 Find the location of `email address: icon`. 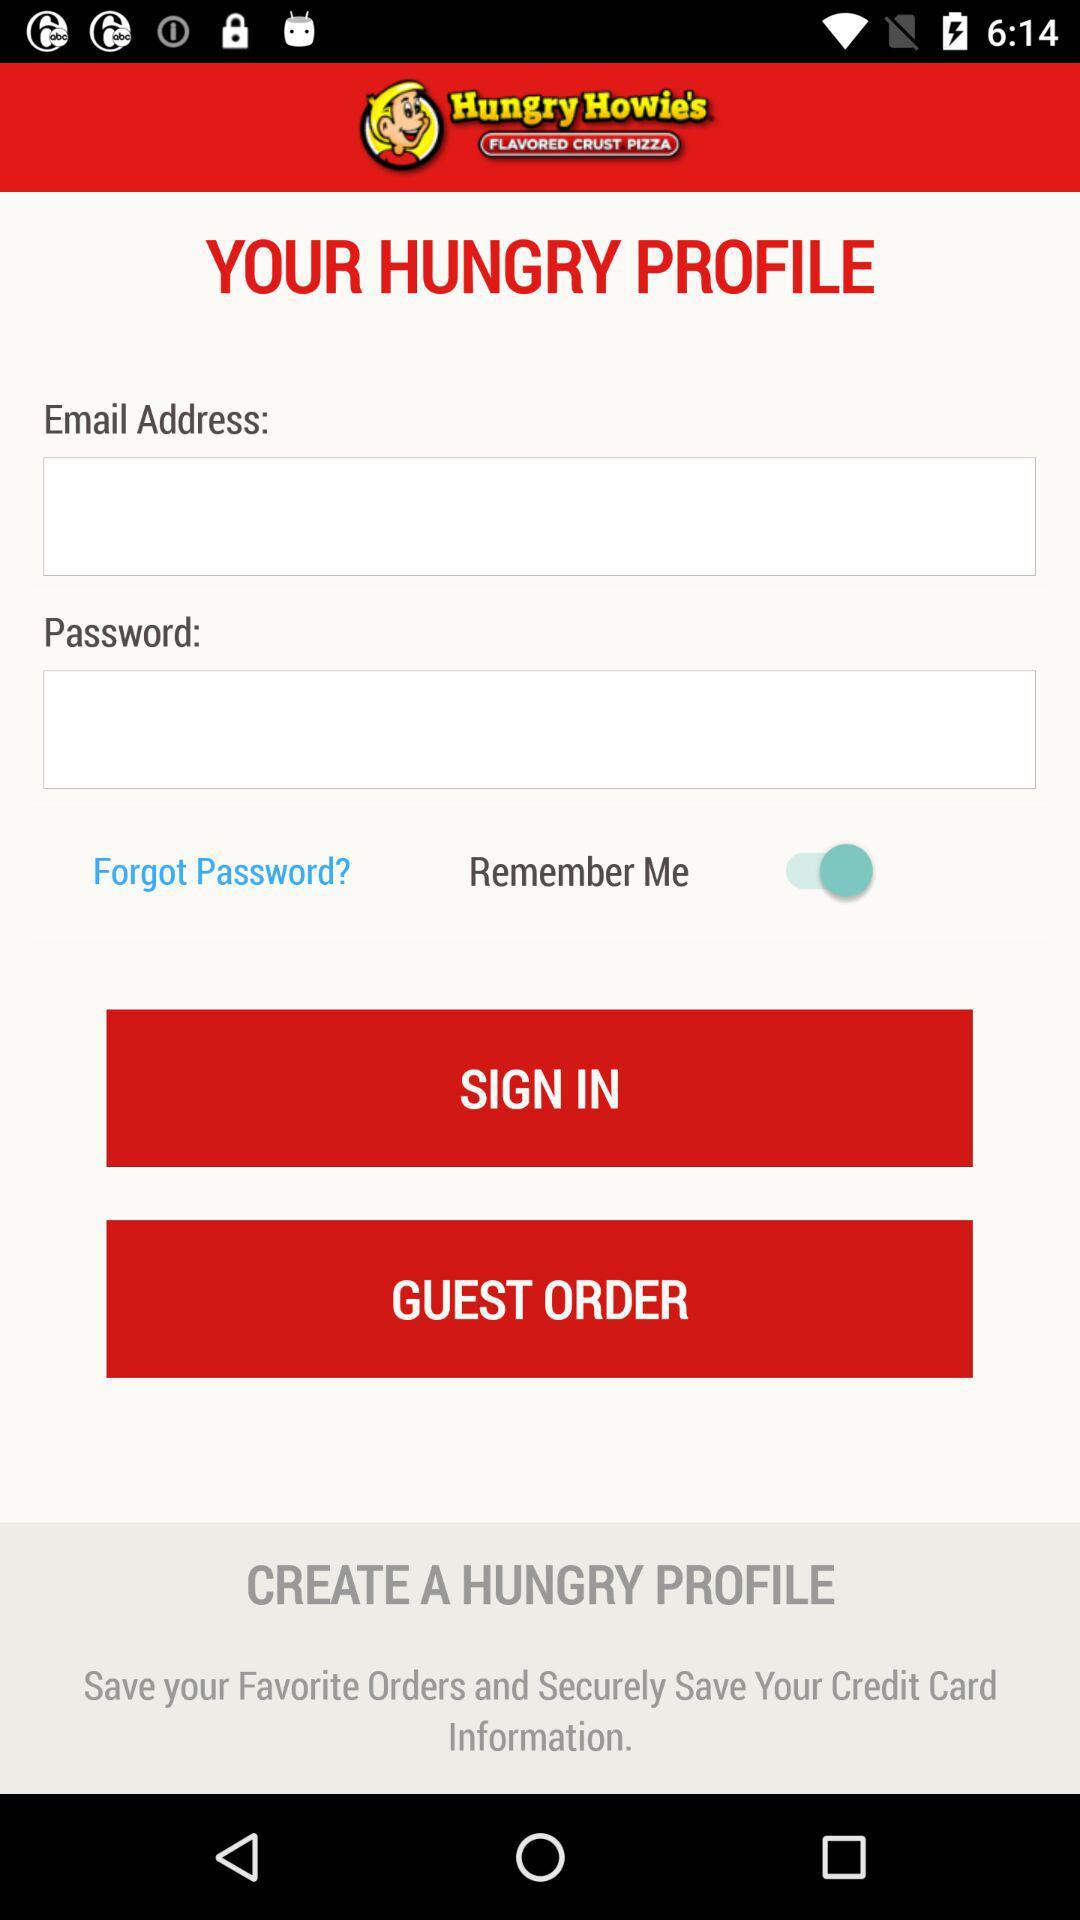

email address: icon is located at coordinates (160, 417).